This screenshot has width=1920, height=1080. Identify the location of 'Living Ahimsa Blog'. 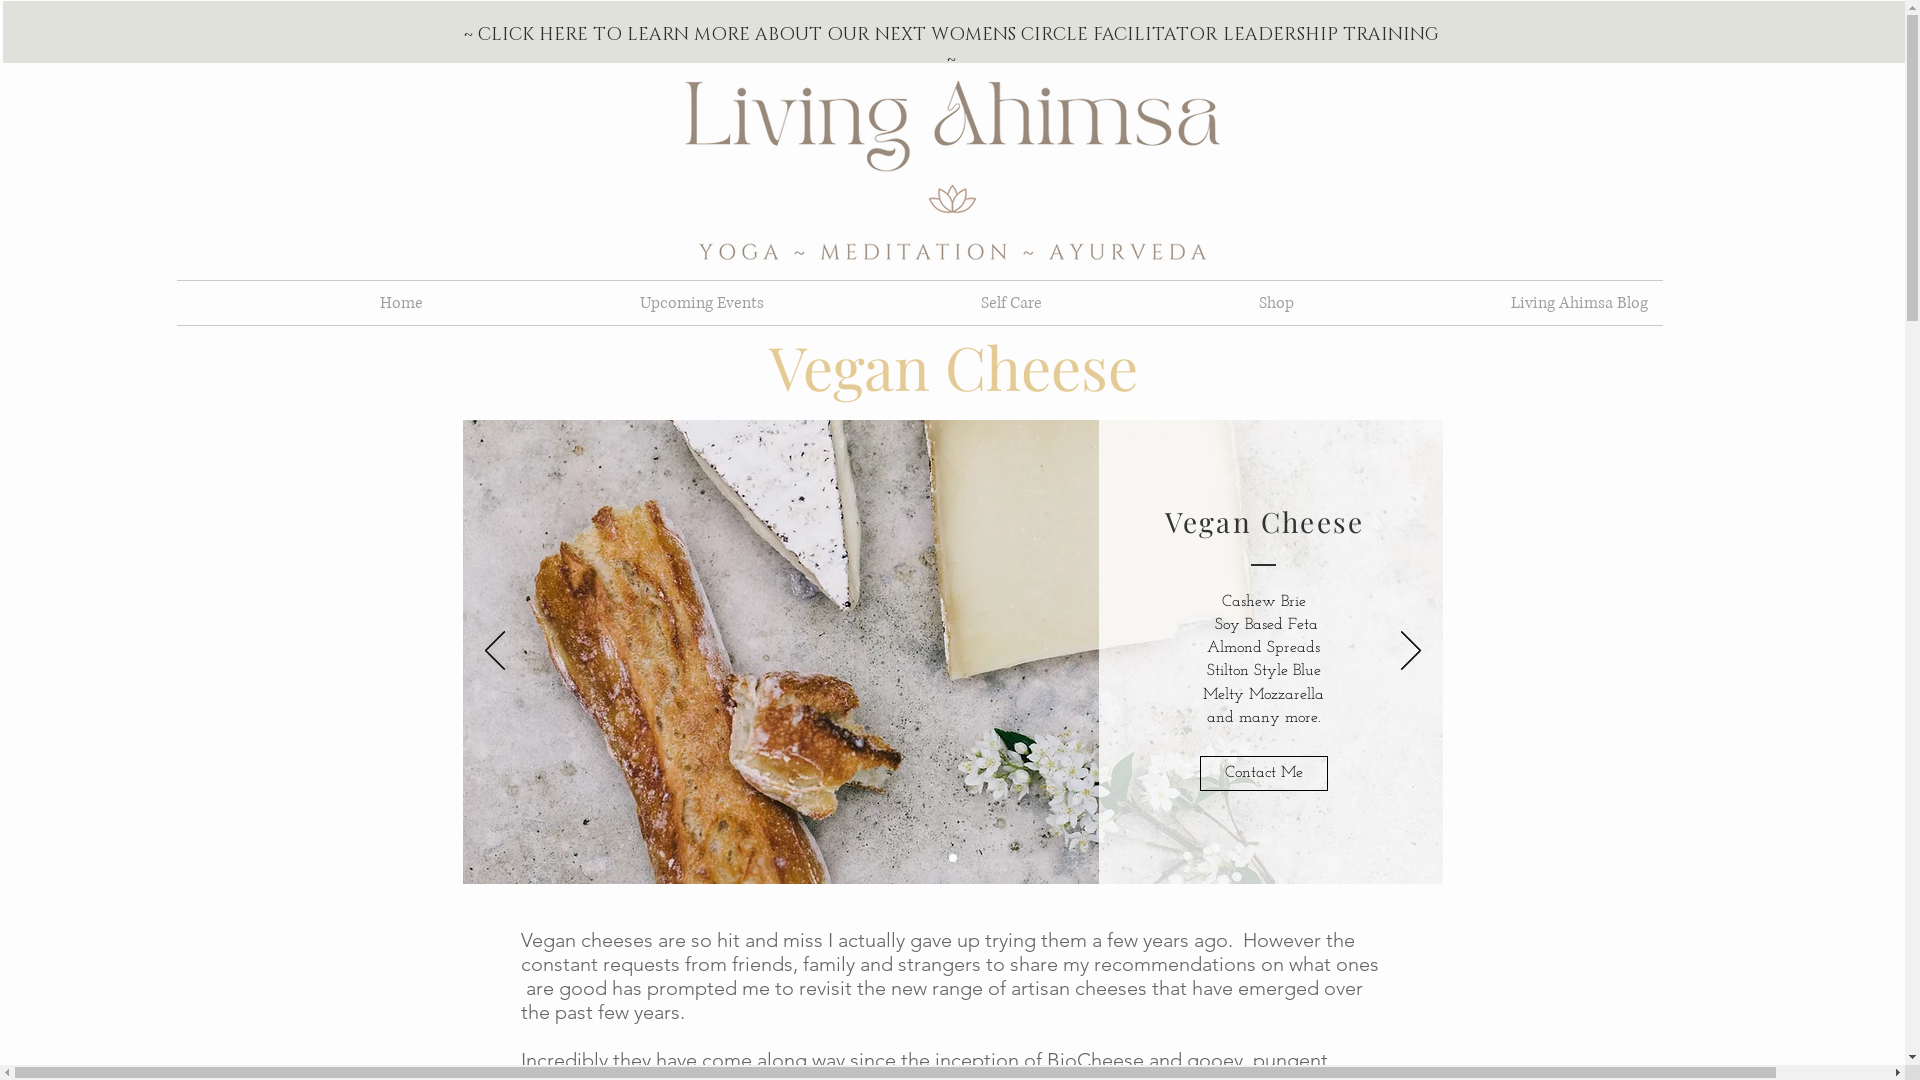
(1484, 303).